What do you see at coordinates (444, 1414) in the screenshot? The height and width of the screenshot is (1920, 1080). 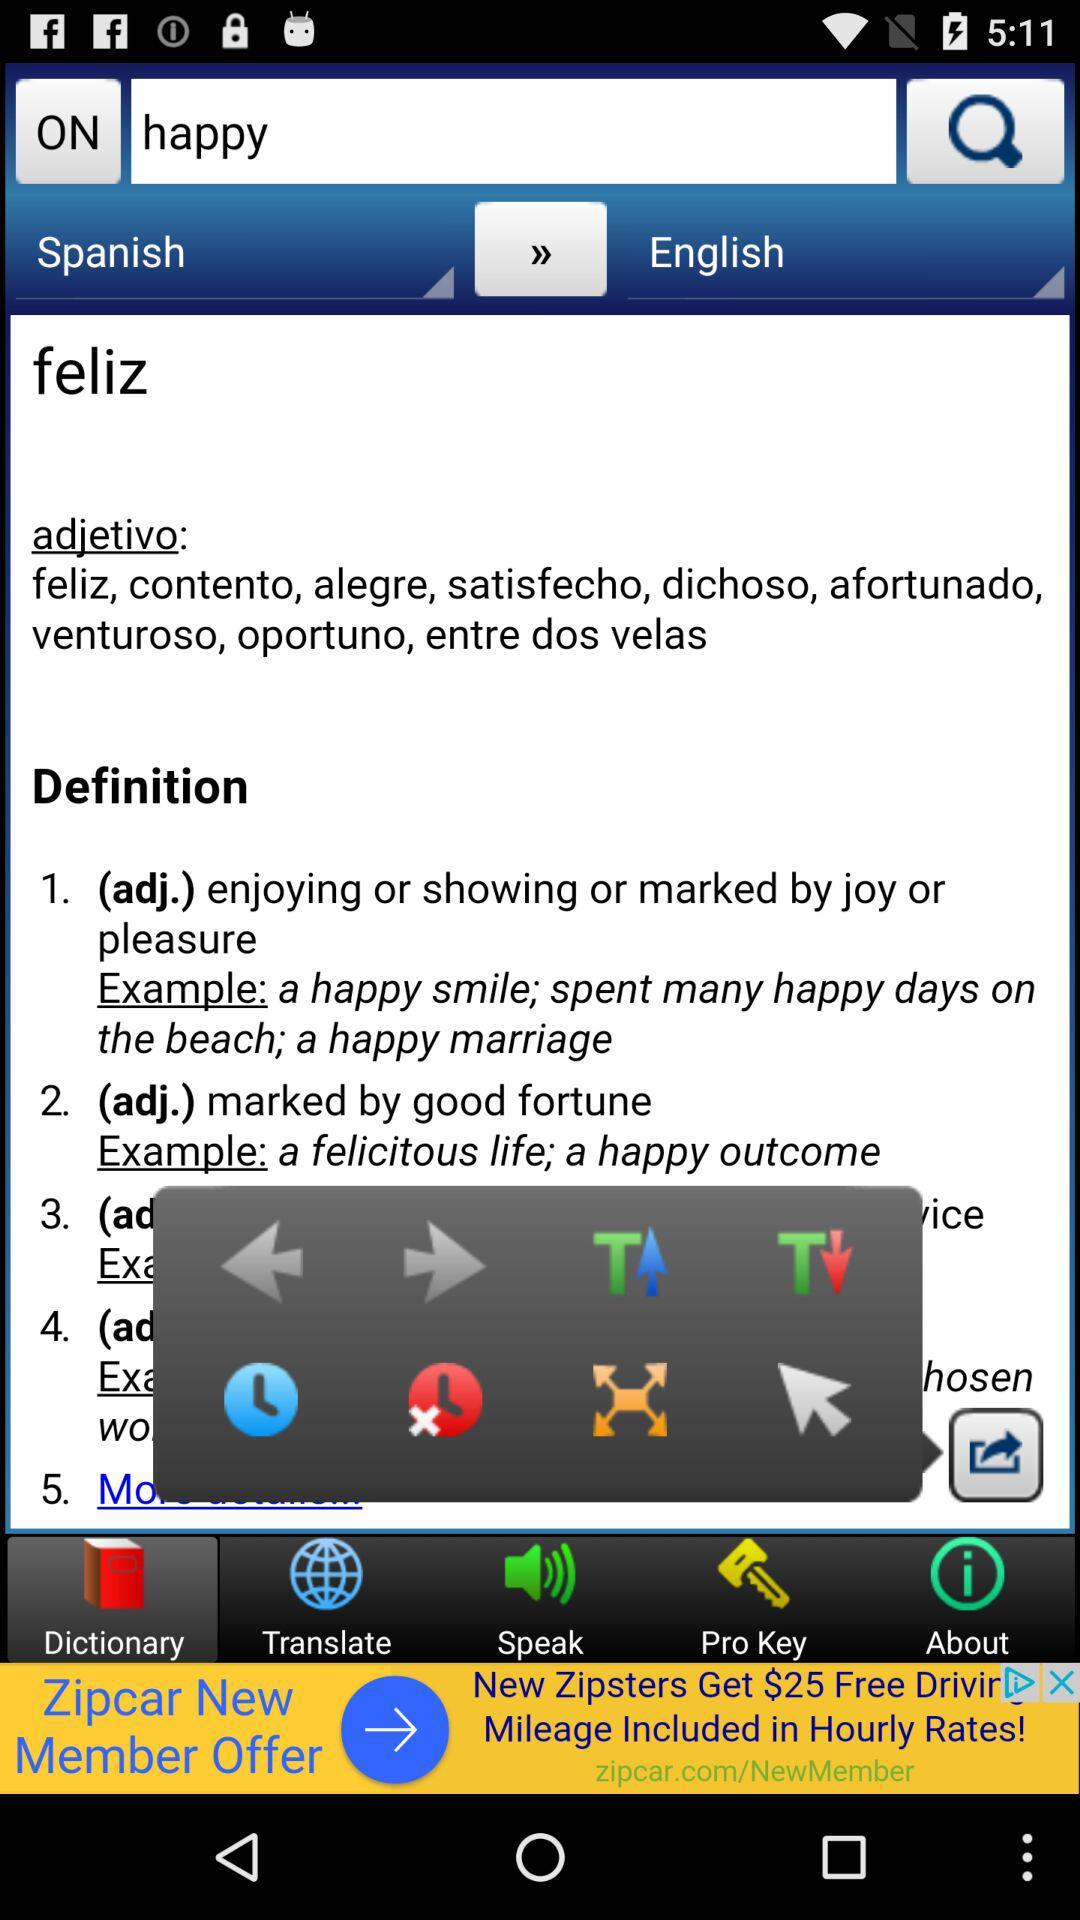 I see `close` at bounding box center [444, 1414].